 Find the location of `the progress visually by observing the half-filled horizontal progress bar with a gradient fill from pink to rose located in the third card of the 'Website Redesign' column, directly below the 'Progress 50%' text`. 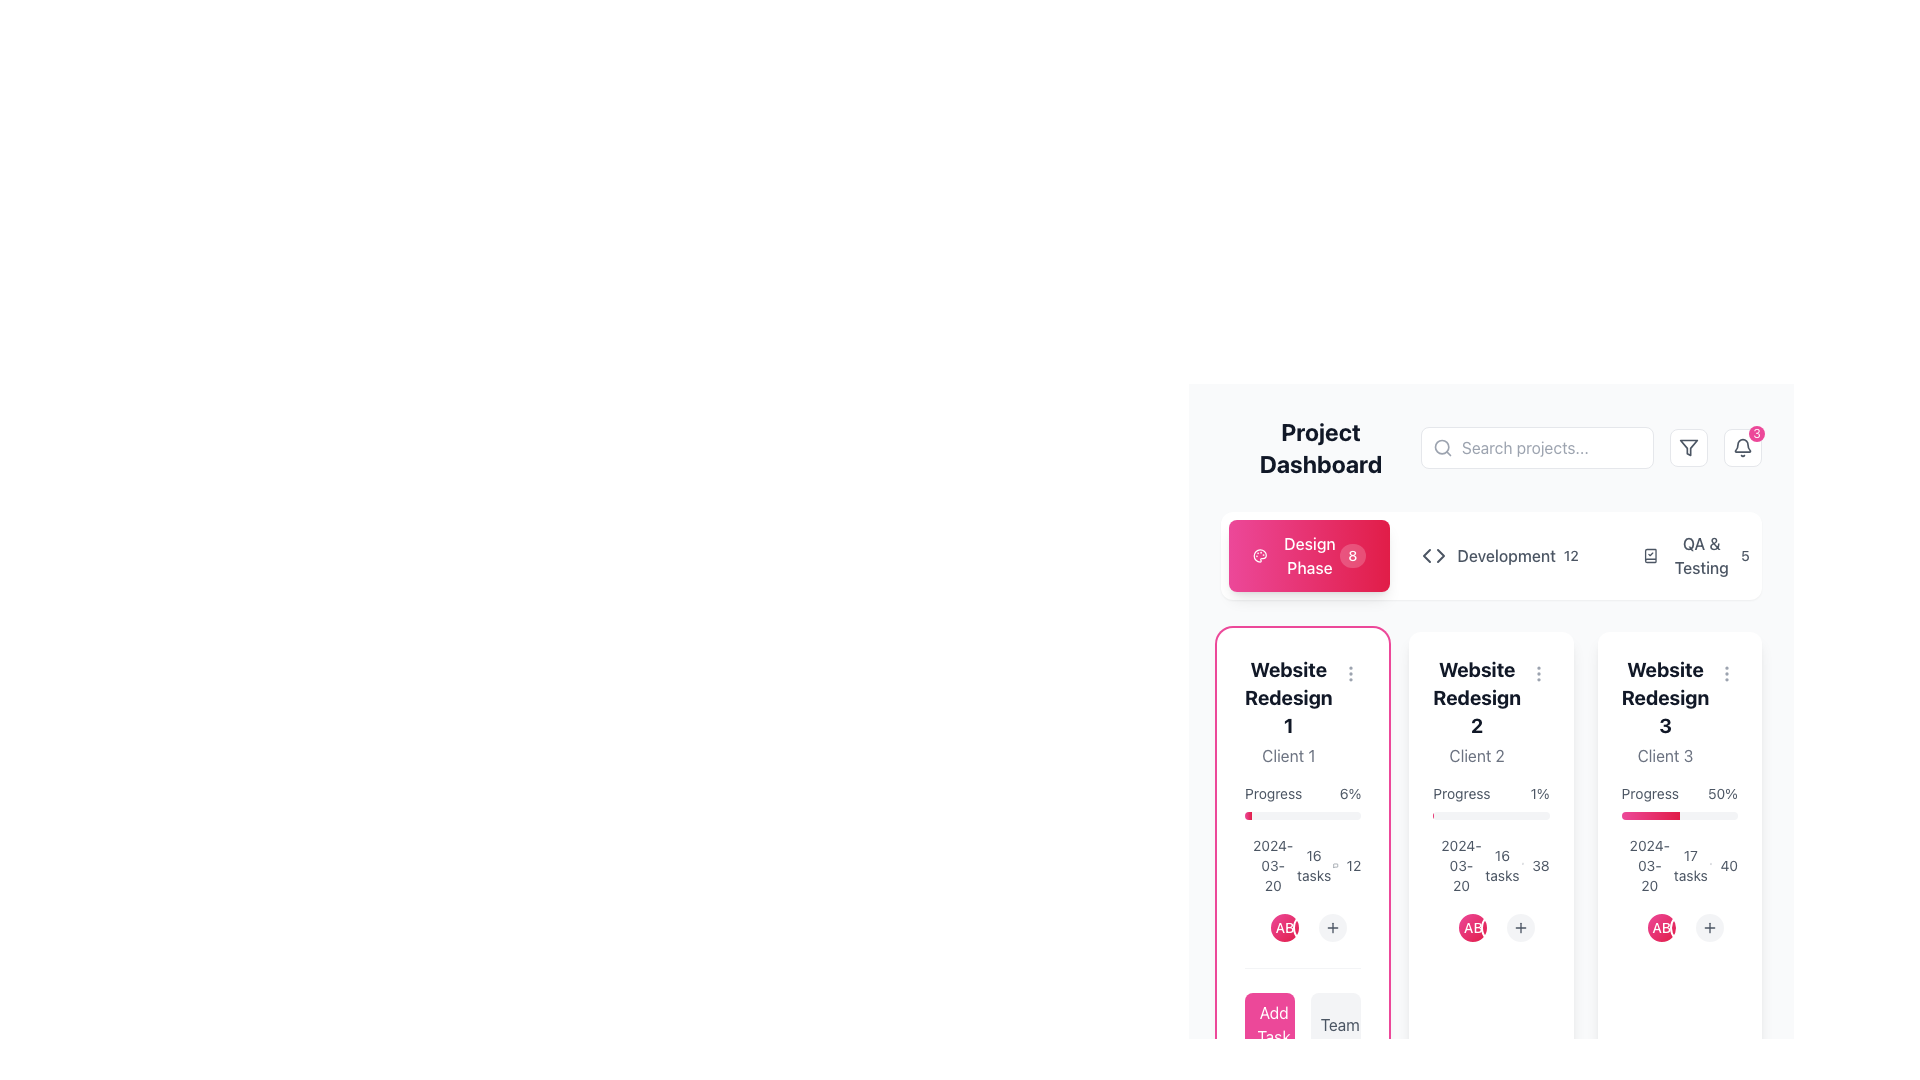

the progress visually by observing the half-filled horizontal progress bar with a gradient fill from pink to rose located in the third card of the 'Website Redesign' column, directly below the 'Progress 50%' text is located at coordinates (1679, 816).